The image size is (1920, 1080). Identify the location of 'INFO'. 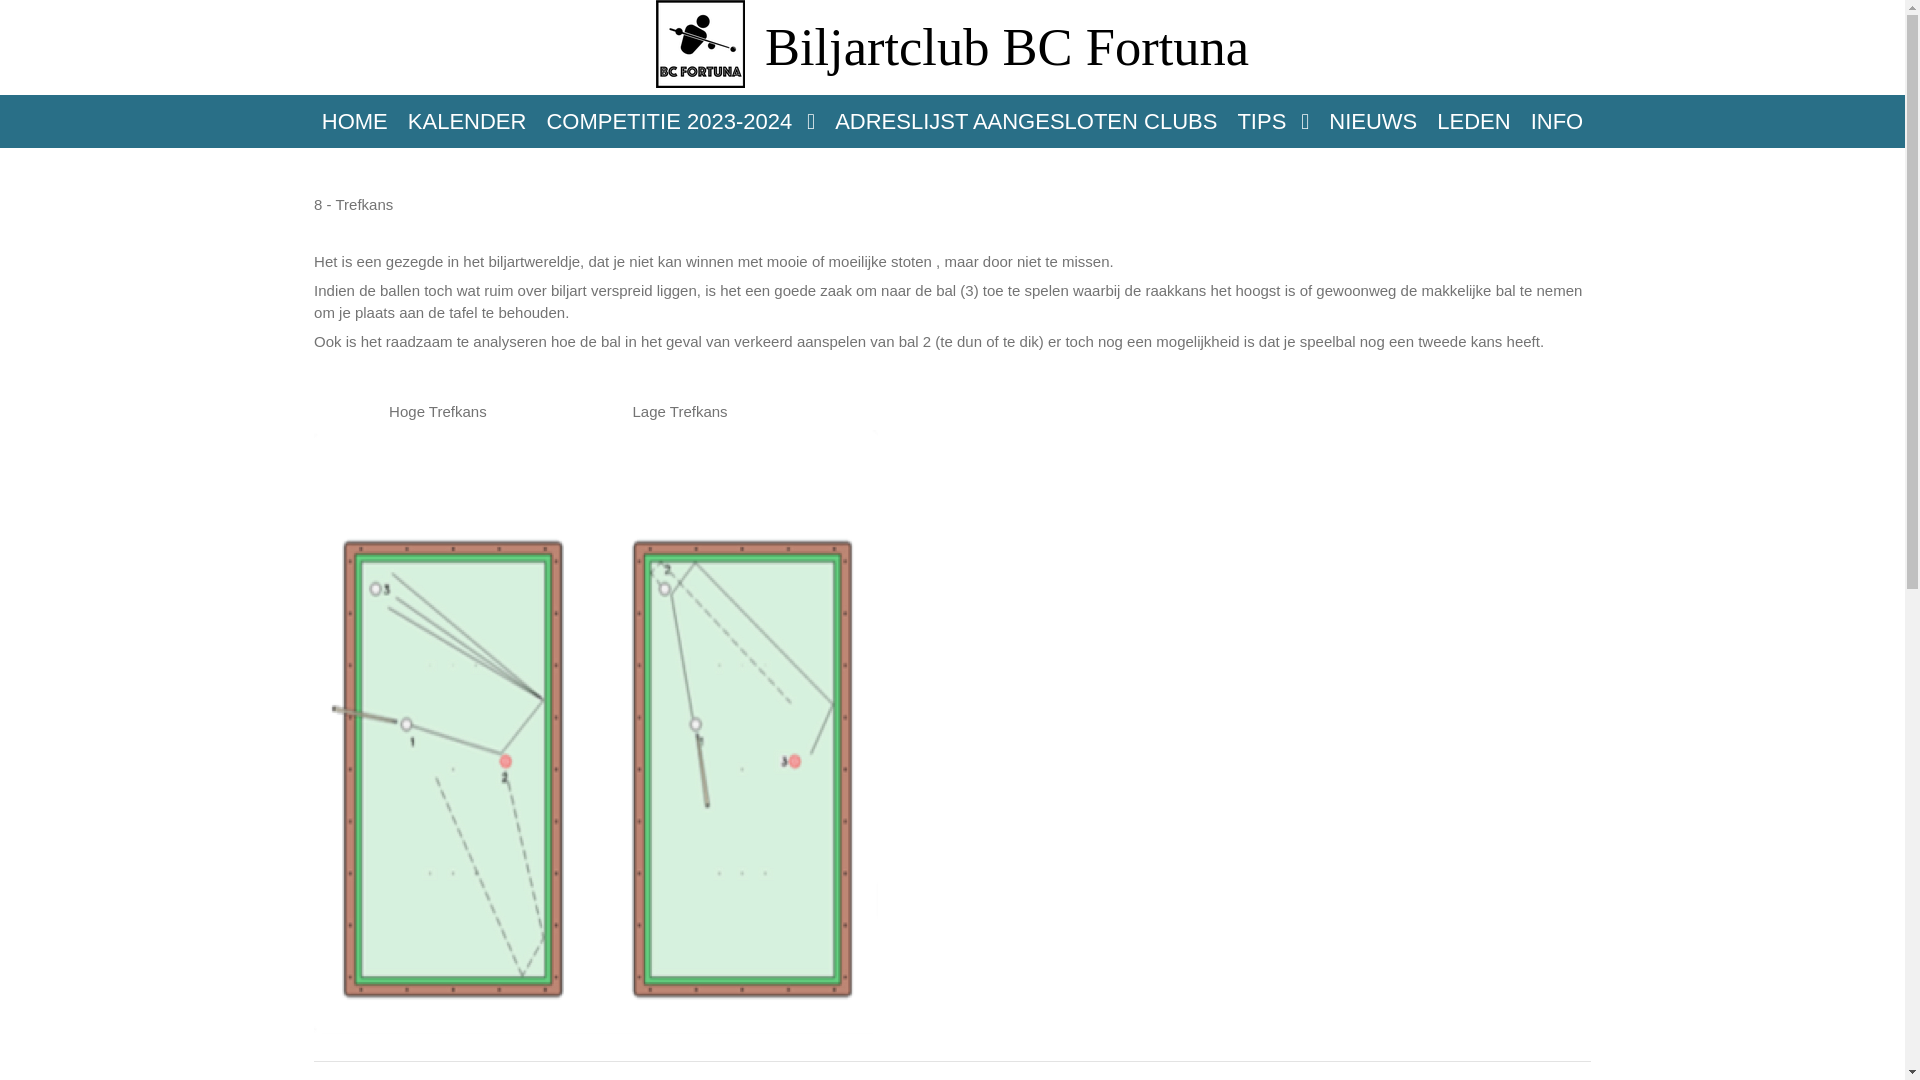
(1556, 120).